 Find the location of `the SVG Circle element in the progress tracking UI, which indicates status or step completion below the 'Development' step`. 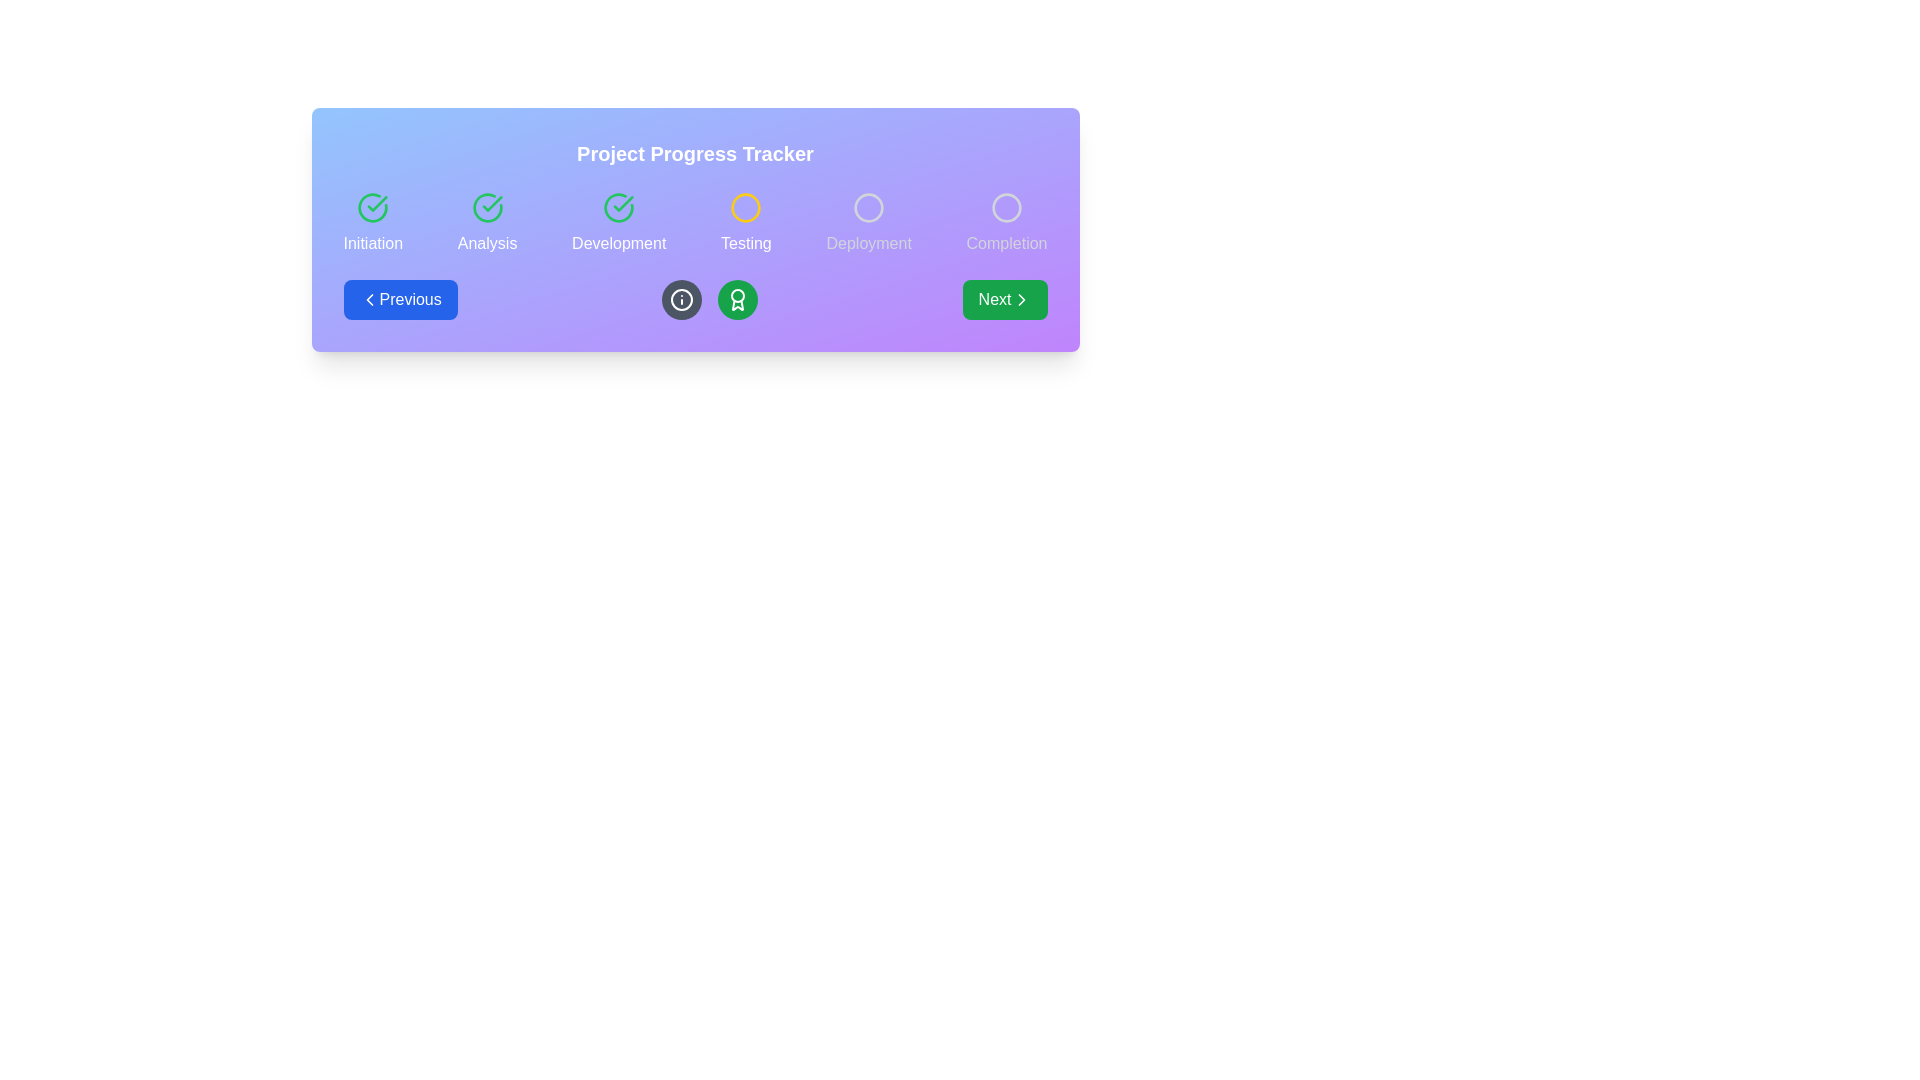

the SVG Circle element in the progress tracking UI, which indicates status or step completion below the 'Development' step is located at coordinates (682, 300).